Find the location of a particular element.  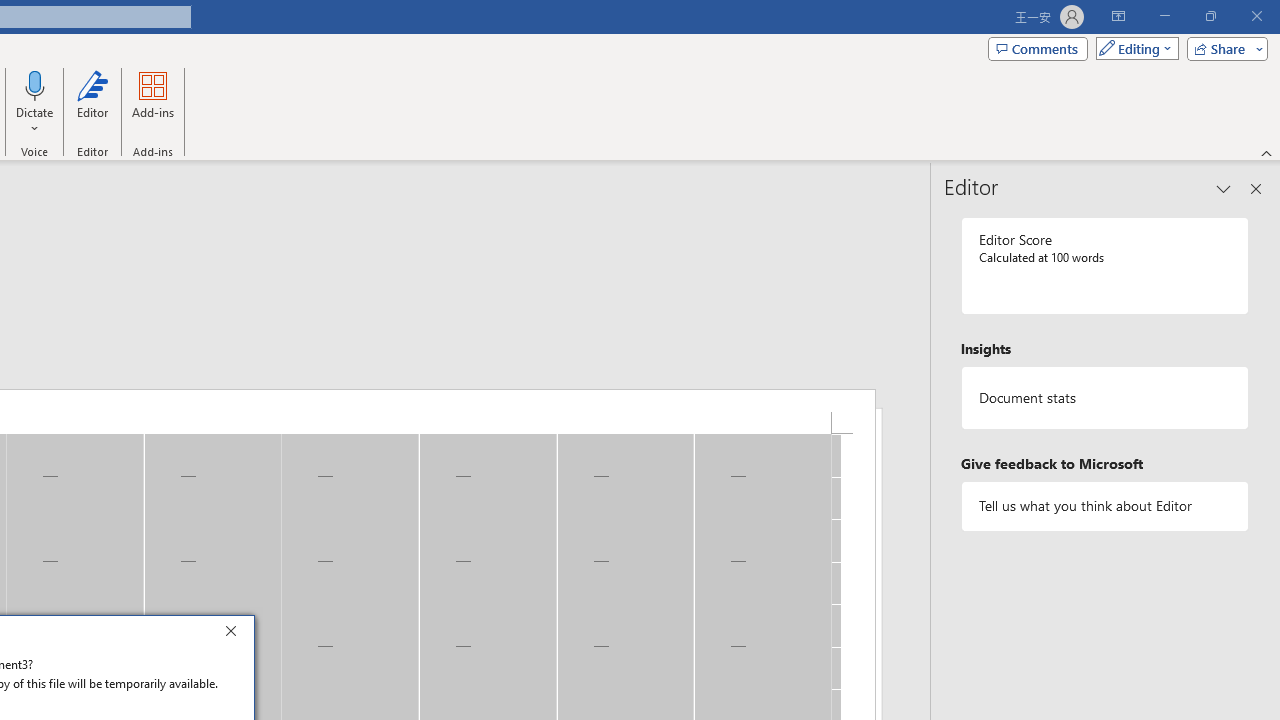

'More Options' is located at coordinates (35, 121).